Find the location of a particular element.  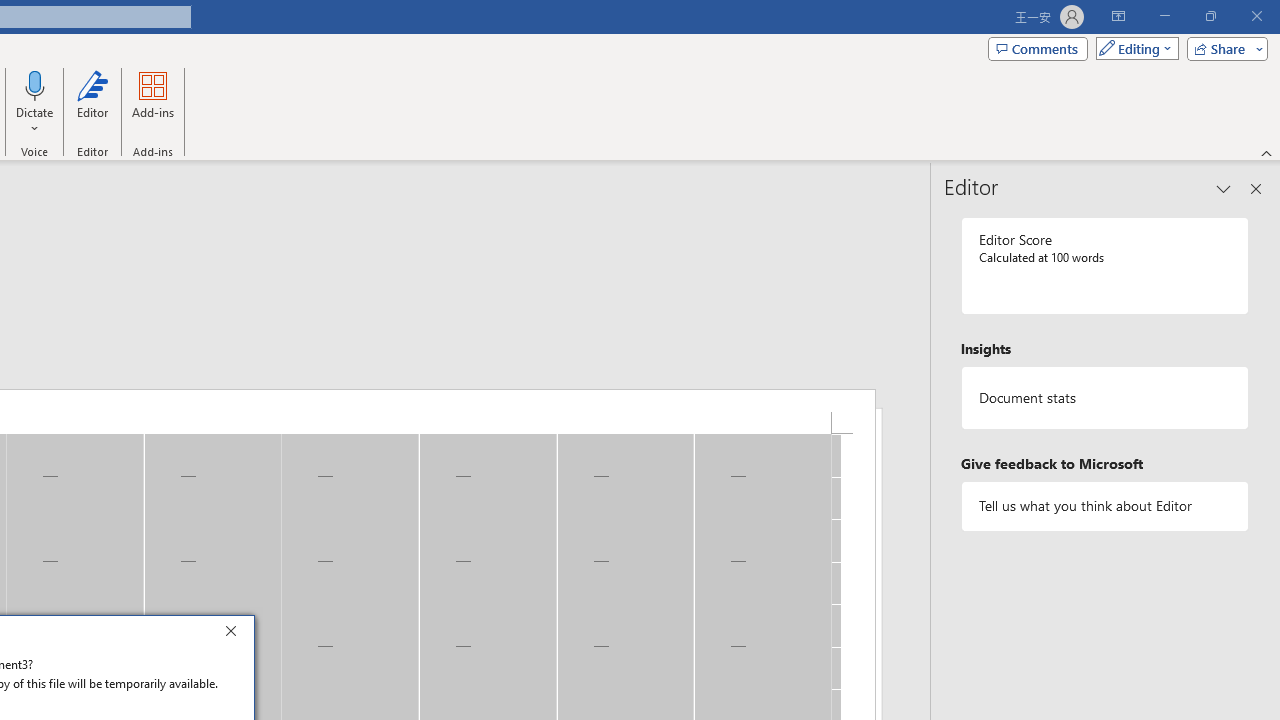

'More Options' is located at coordinates (35, 121).